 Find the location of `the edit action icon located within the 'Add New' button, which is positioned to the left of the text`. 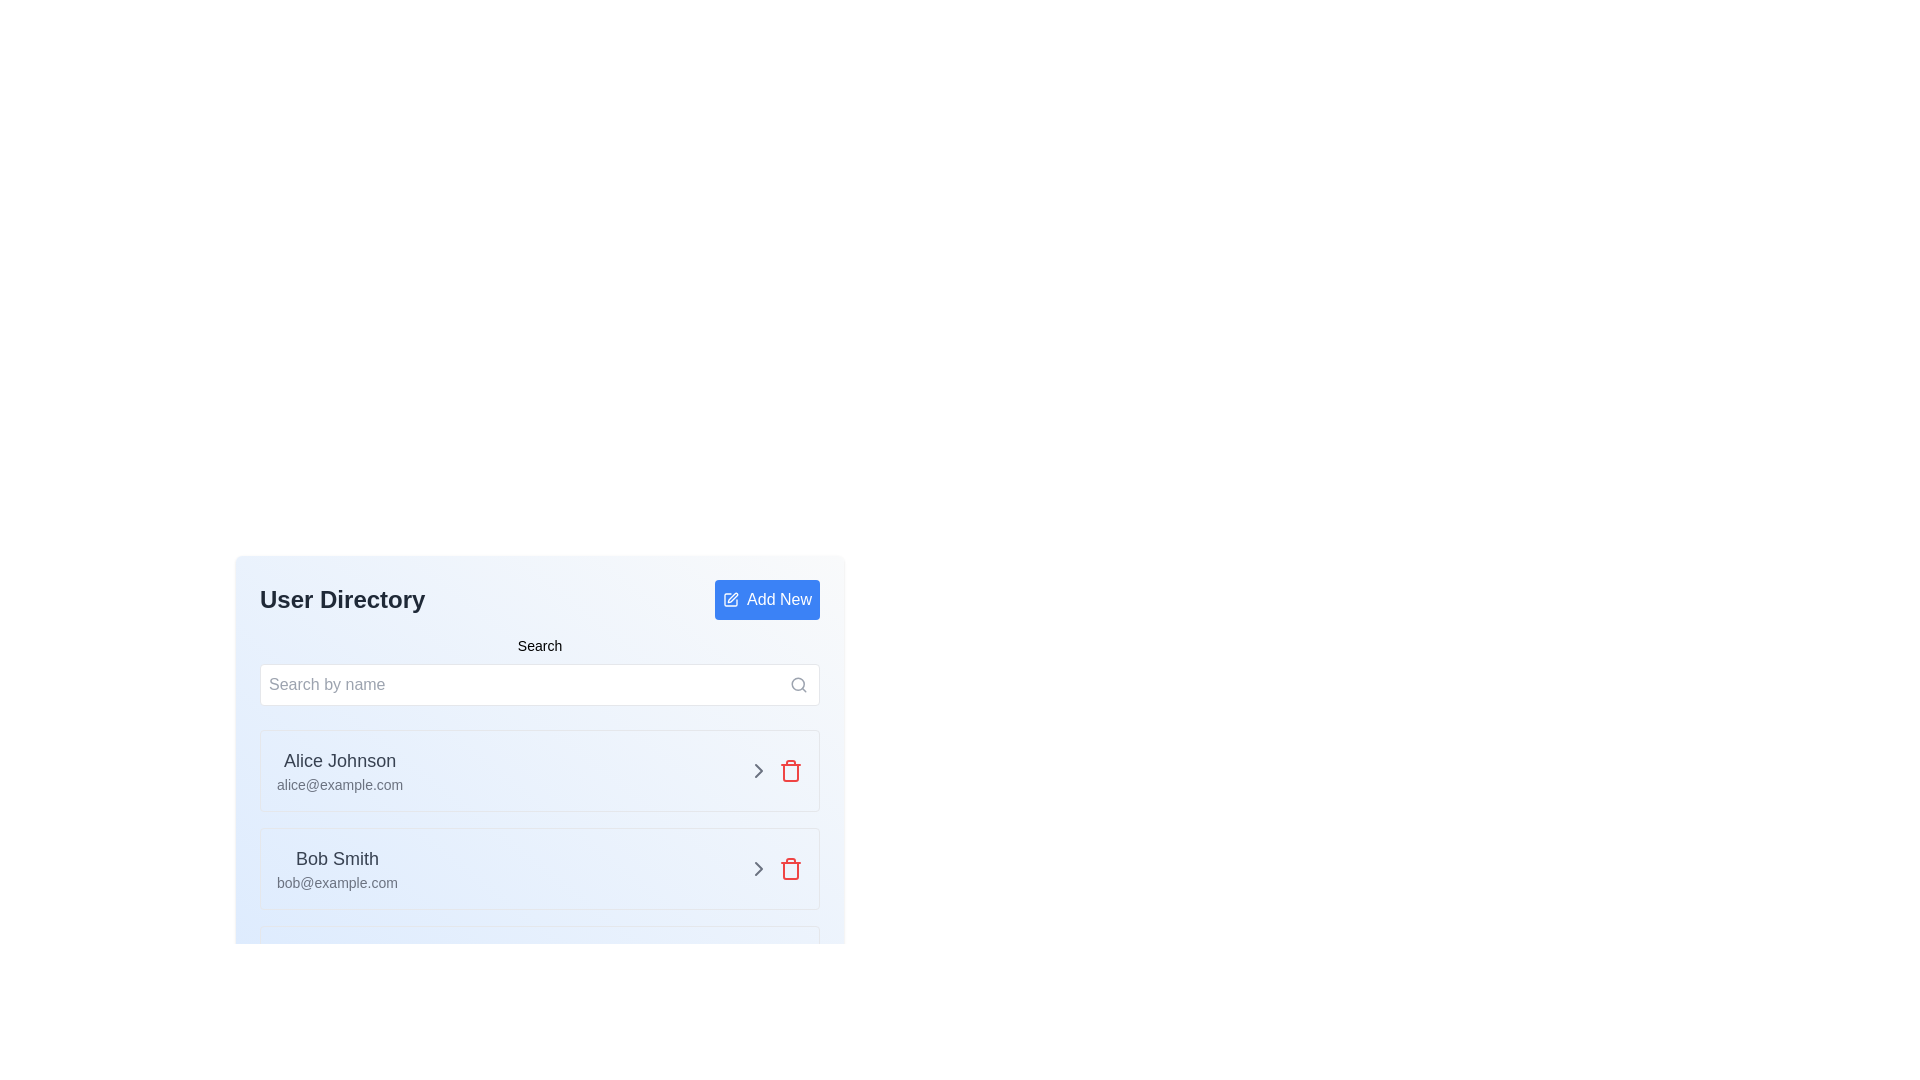

the edit action icon located within the 'Add New' button, which is positioned to the left of the text is located at coordinates (730, 599).